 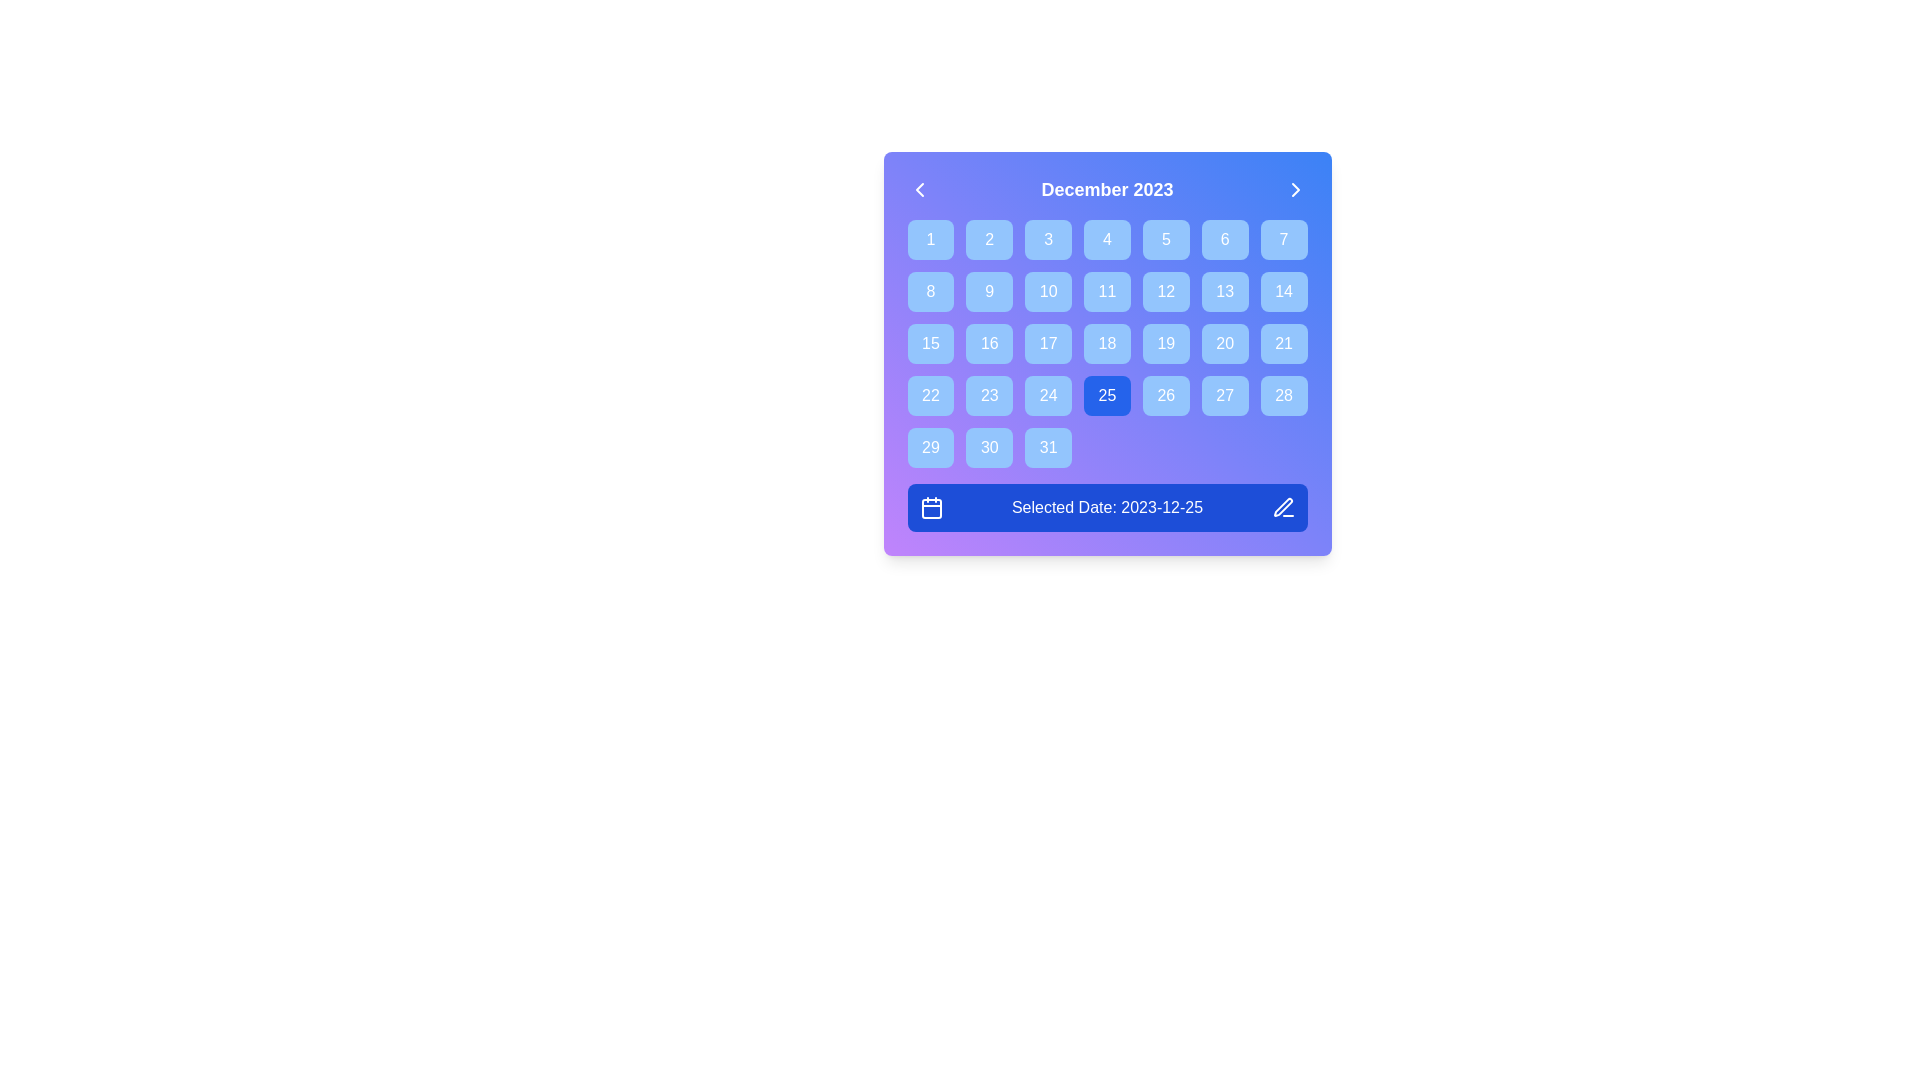 I want to click on the rounded rectangular button labeled '21' with a light blue background, so click(x=1284, y=342).